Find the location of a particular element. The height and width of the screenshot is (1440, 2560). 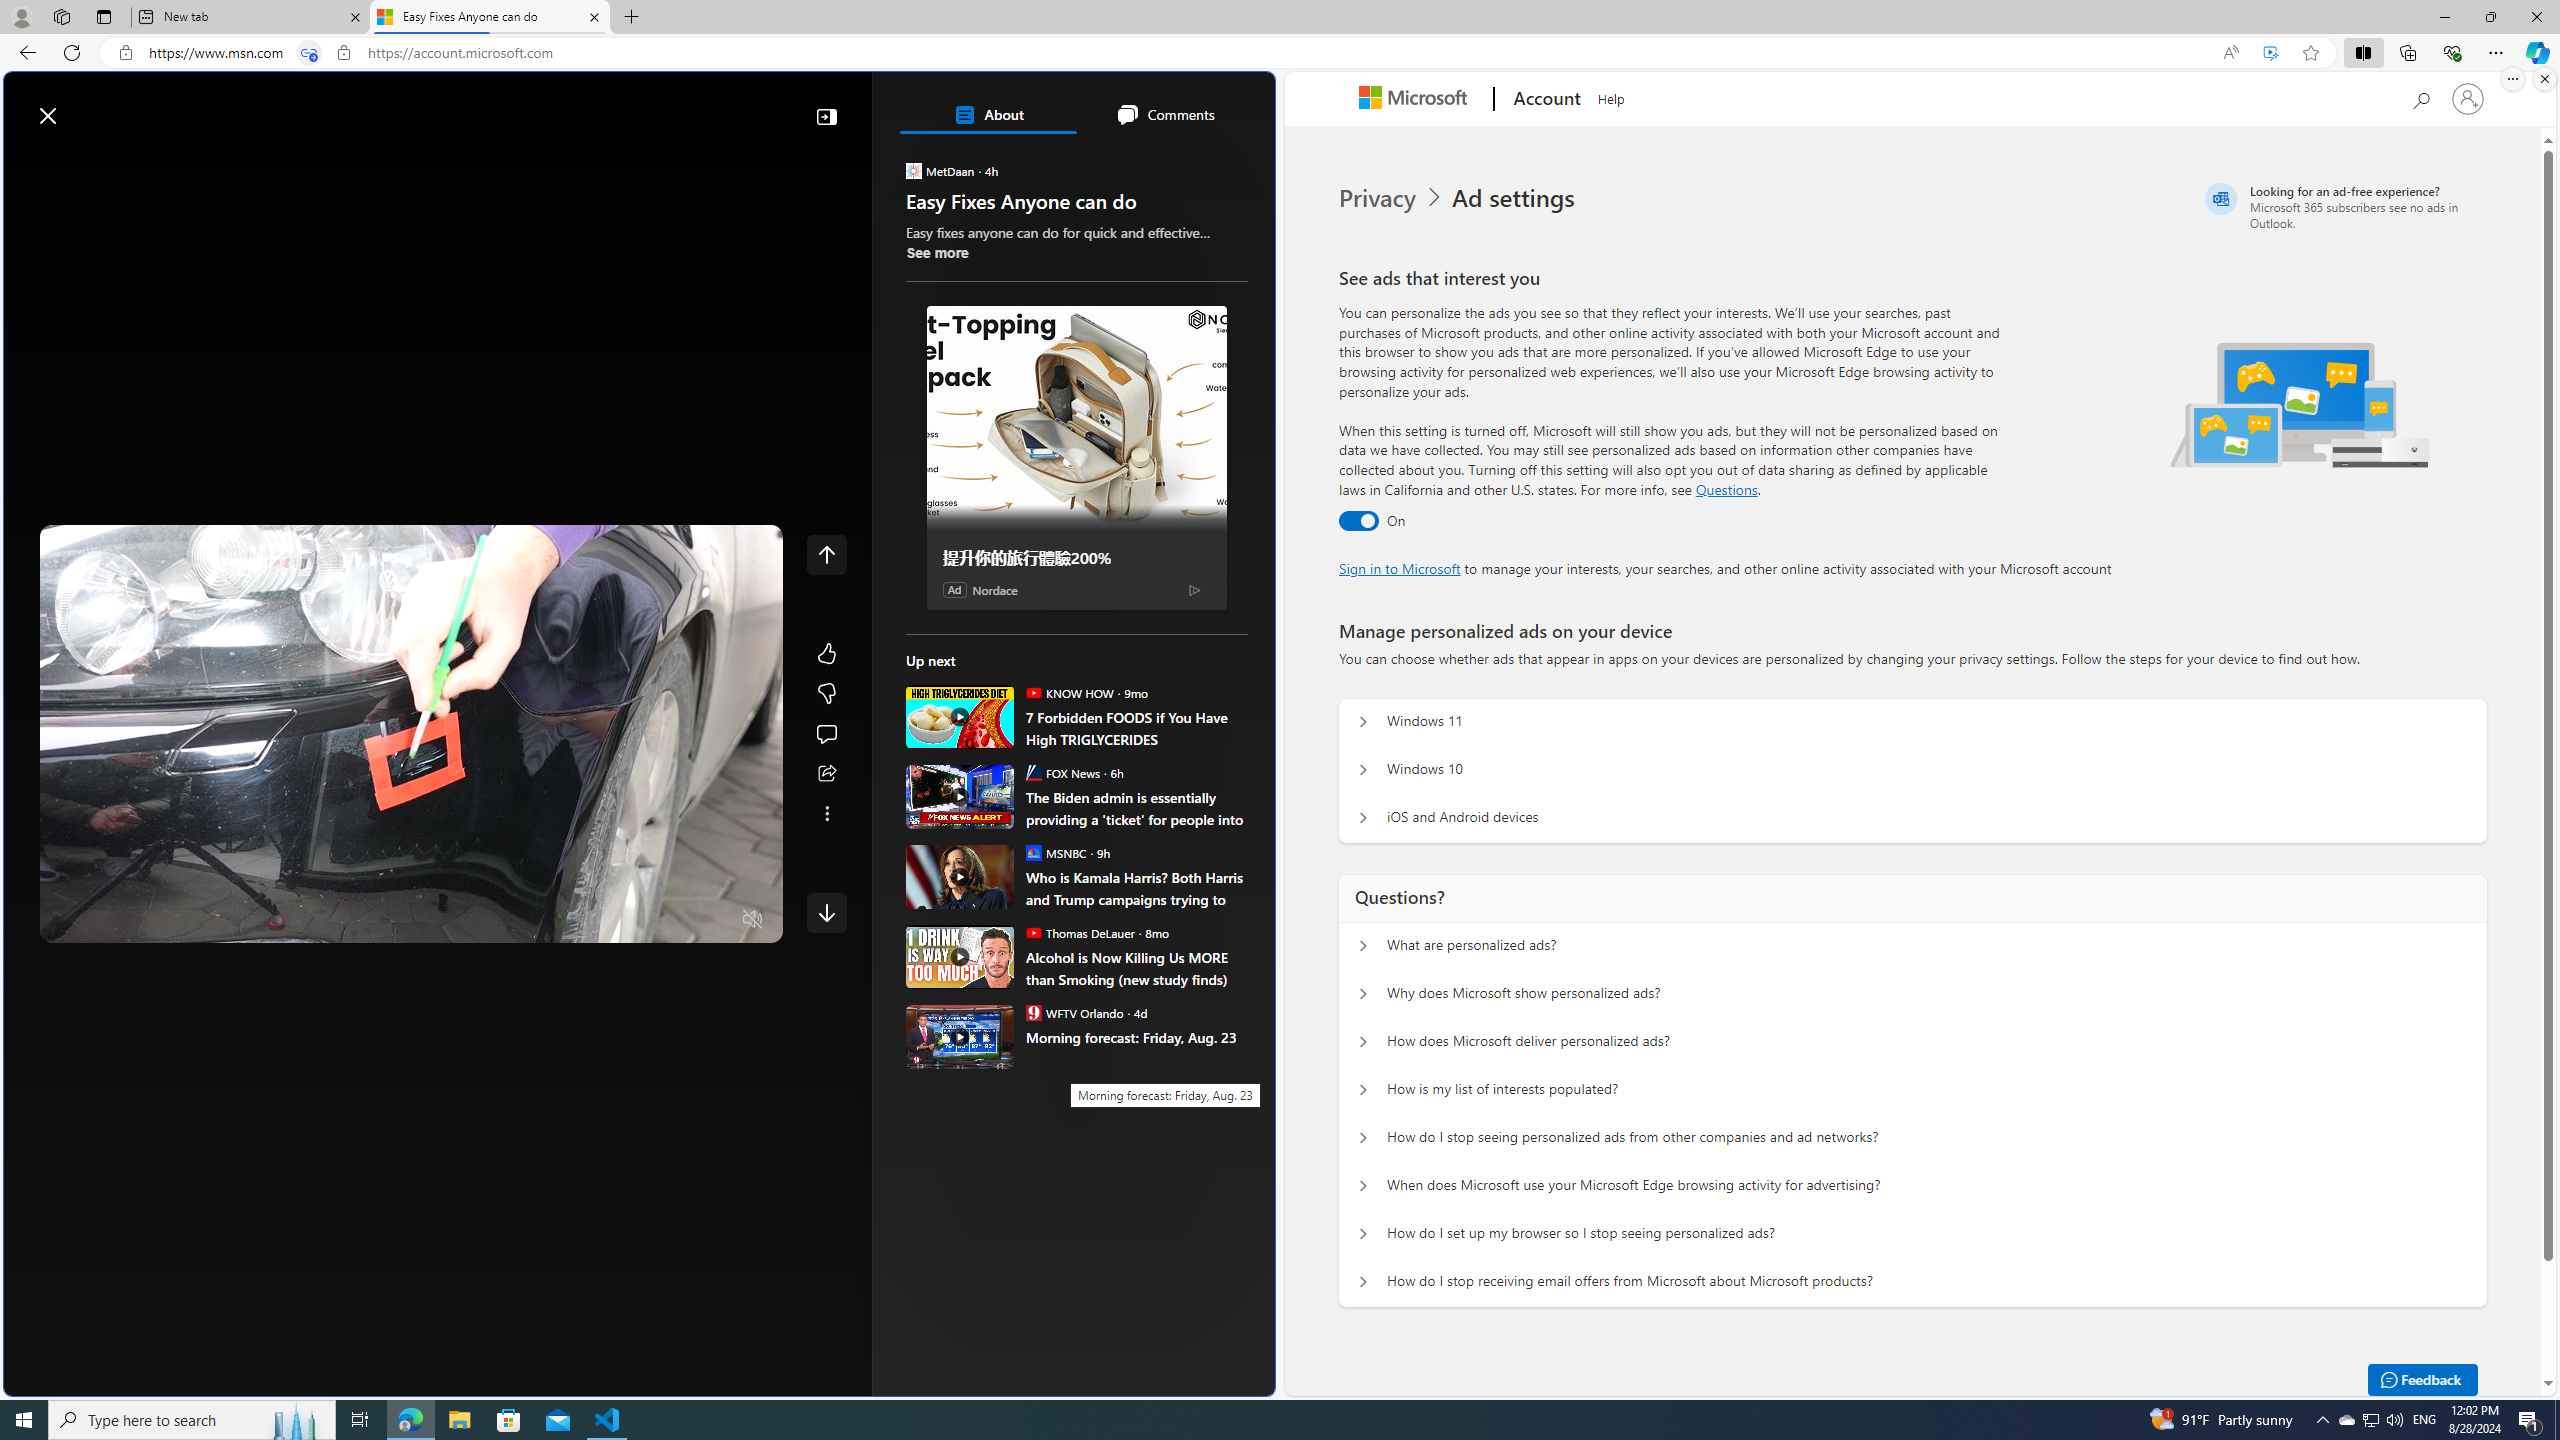

'Like' is located at coordinates (826, 652).